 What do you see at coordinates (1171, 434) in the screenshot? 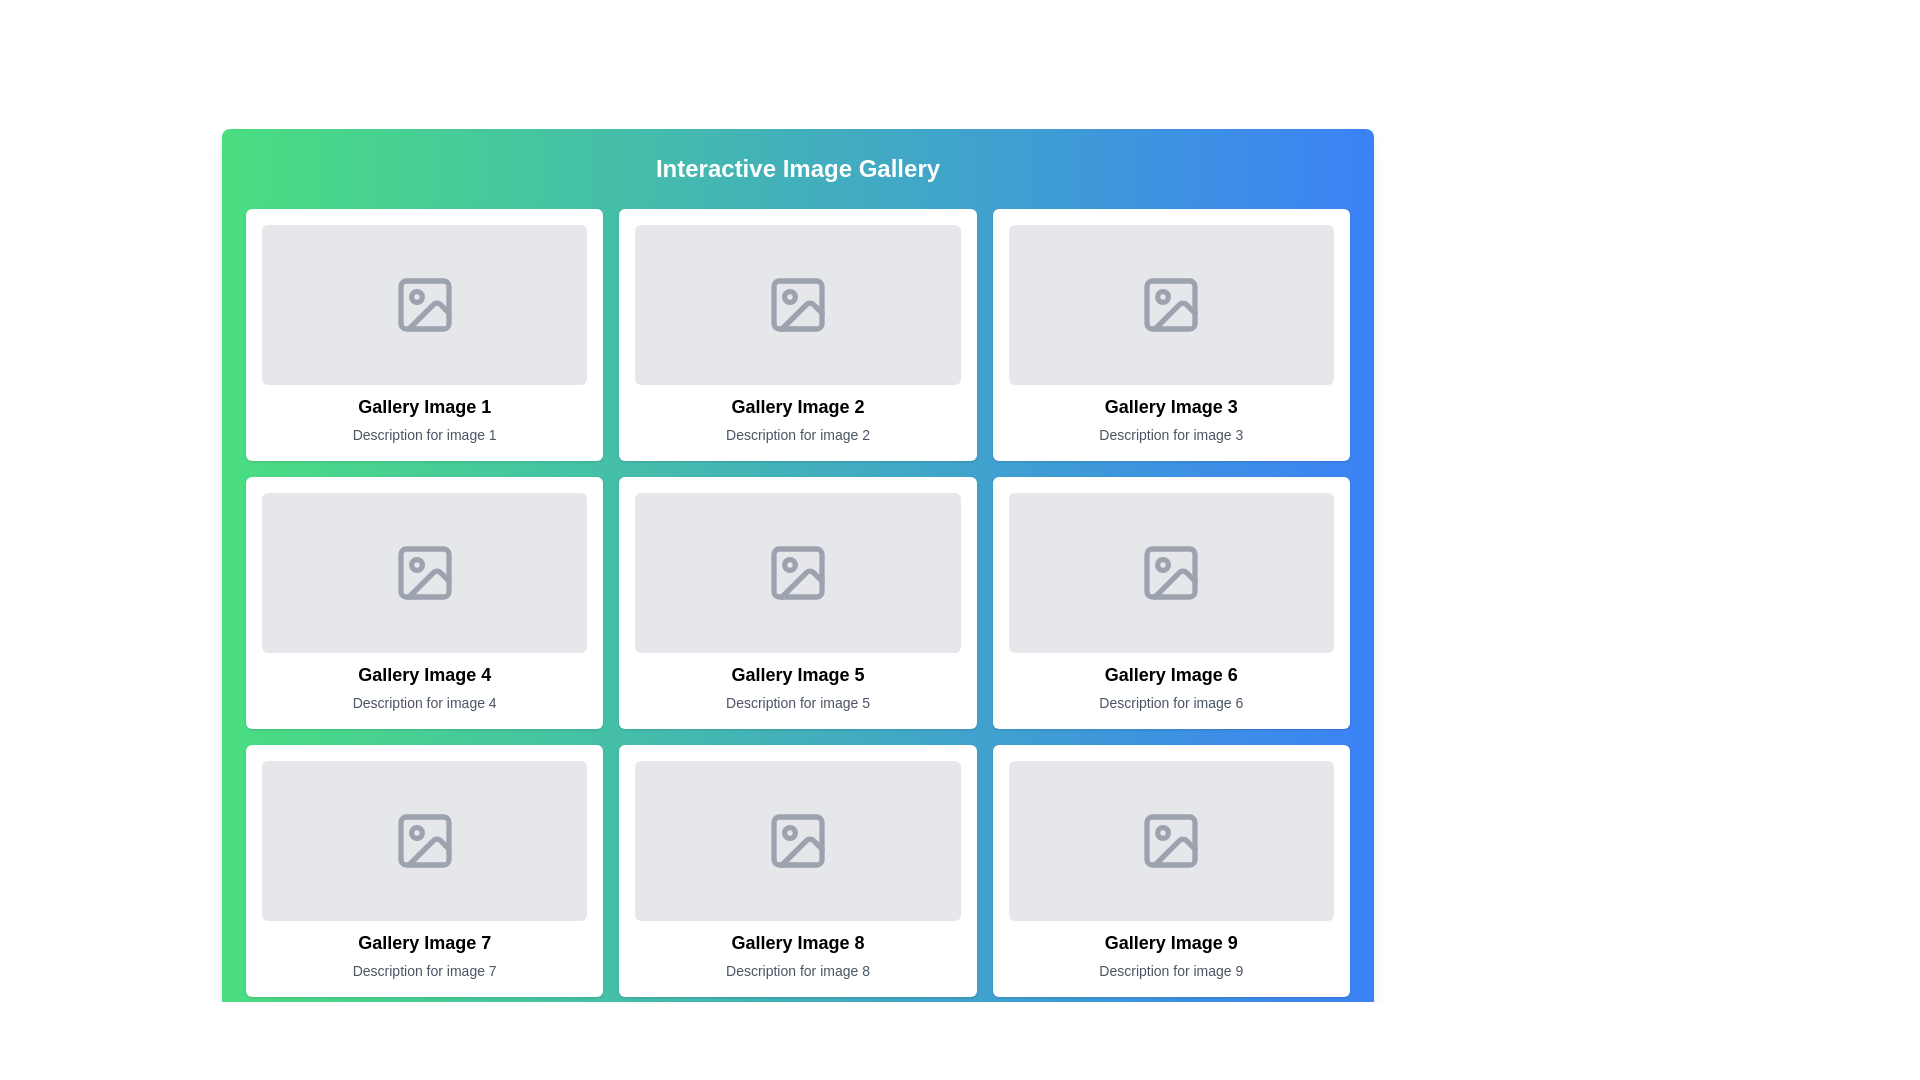
I see `descriptive text label positioned beneath the 'Gallery Image 3' heading in the third gallery item, which provides additional information about the associated image` at bounding box center [1171, 434].